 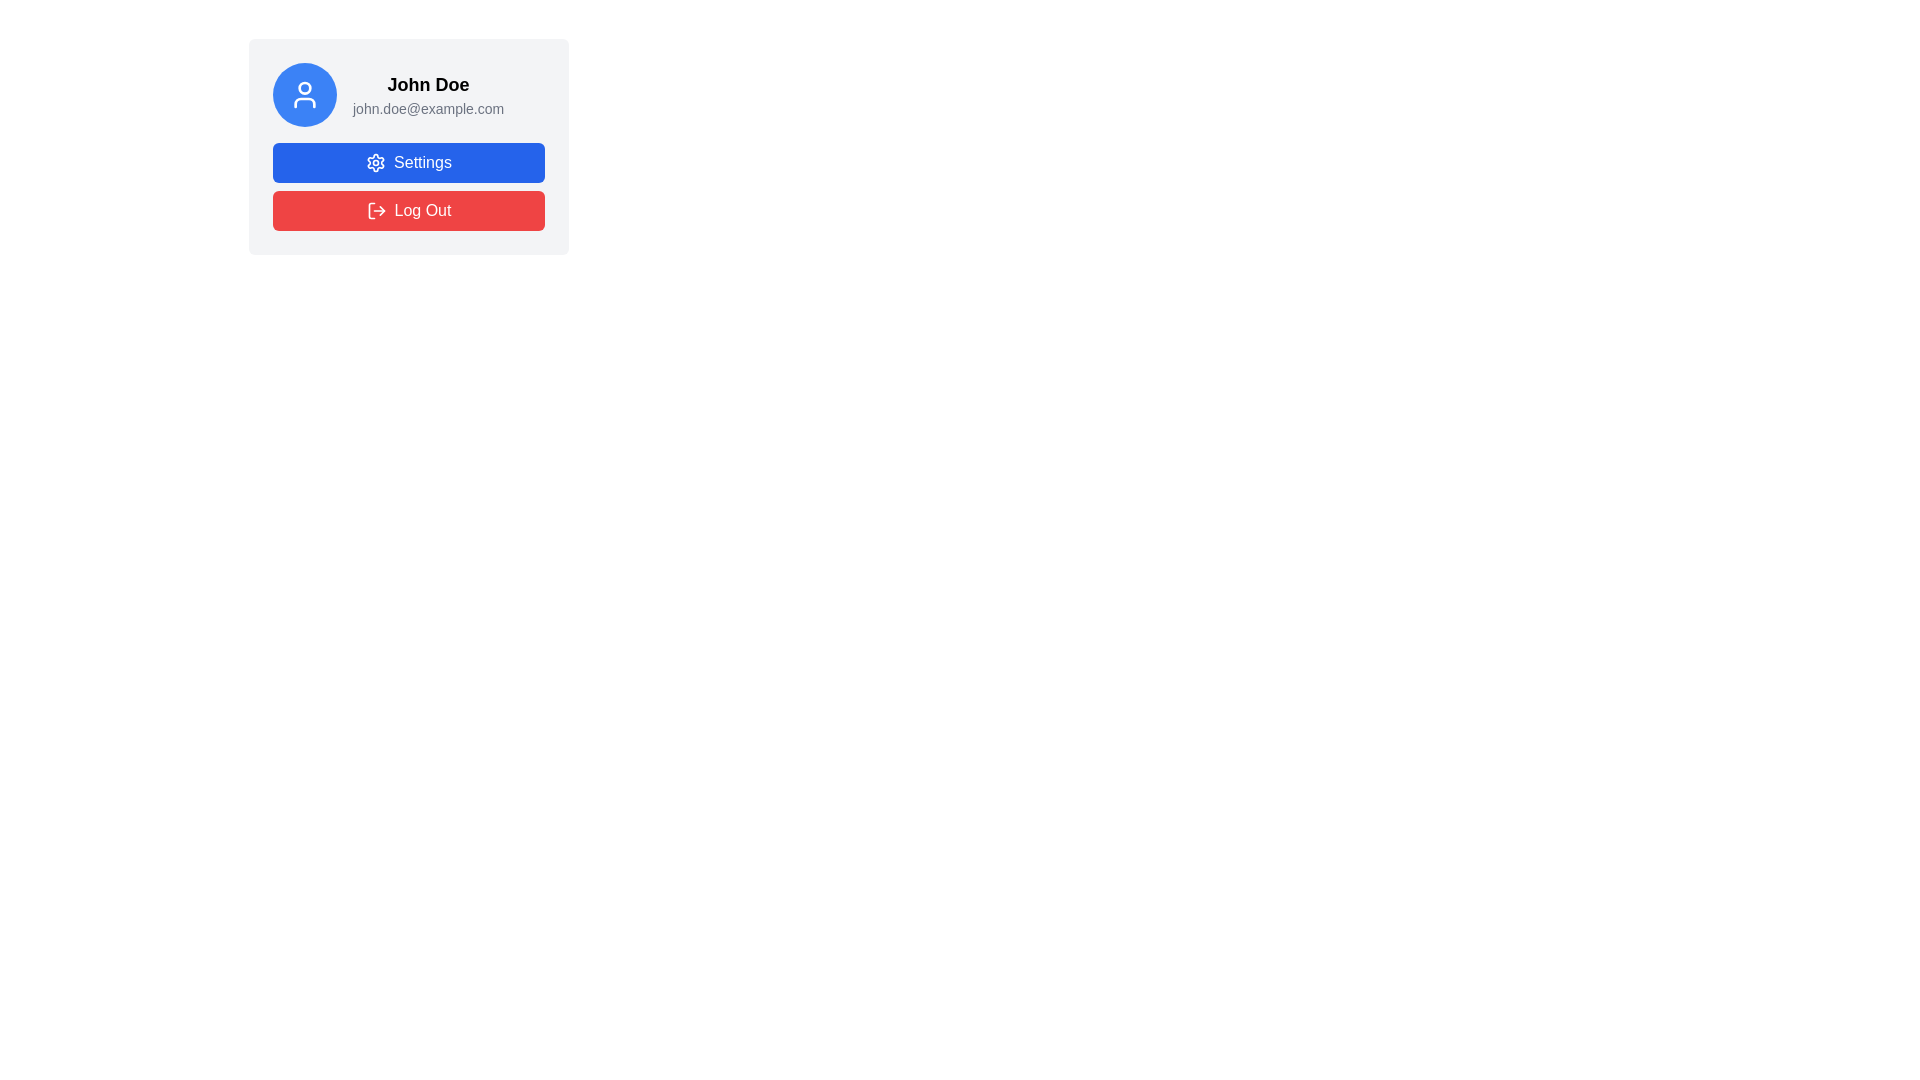 What do you see at coordinates (304, 95) in the screenshot?
I see `the Avatar/Placeholder Icon located at the upper left corner of the user's profile section, adjacent to 'John Doe' and 'john.doe@example.com'` at bounding box center [304, 95].